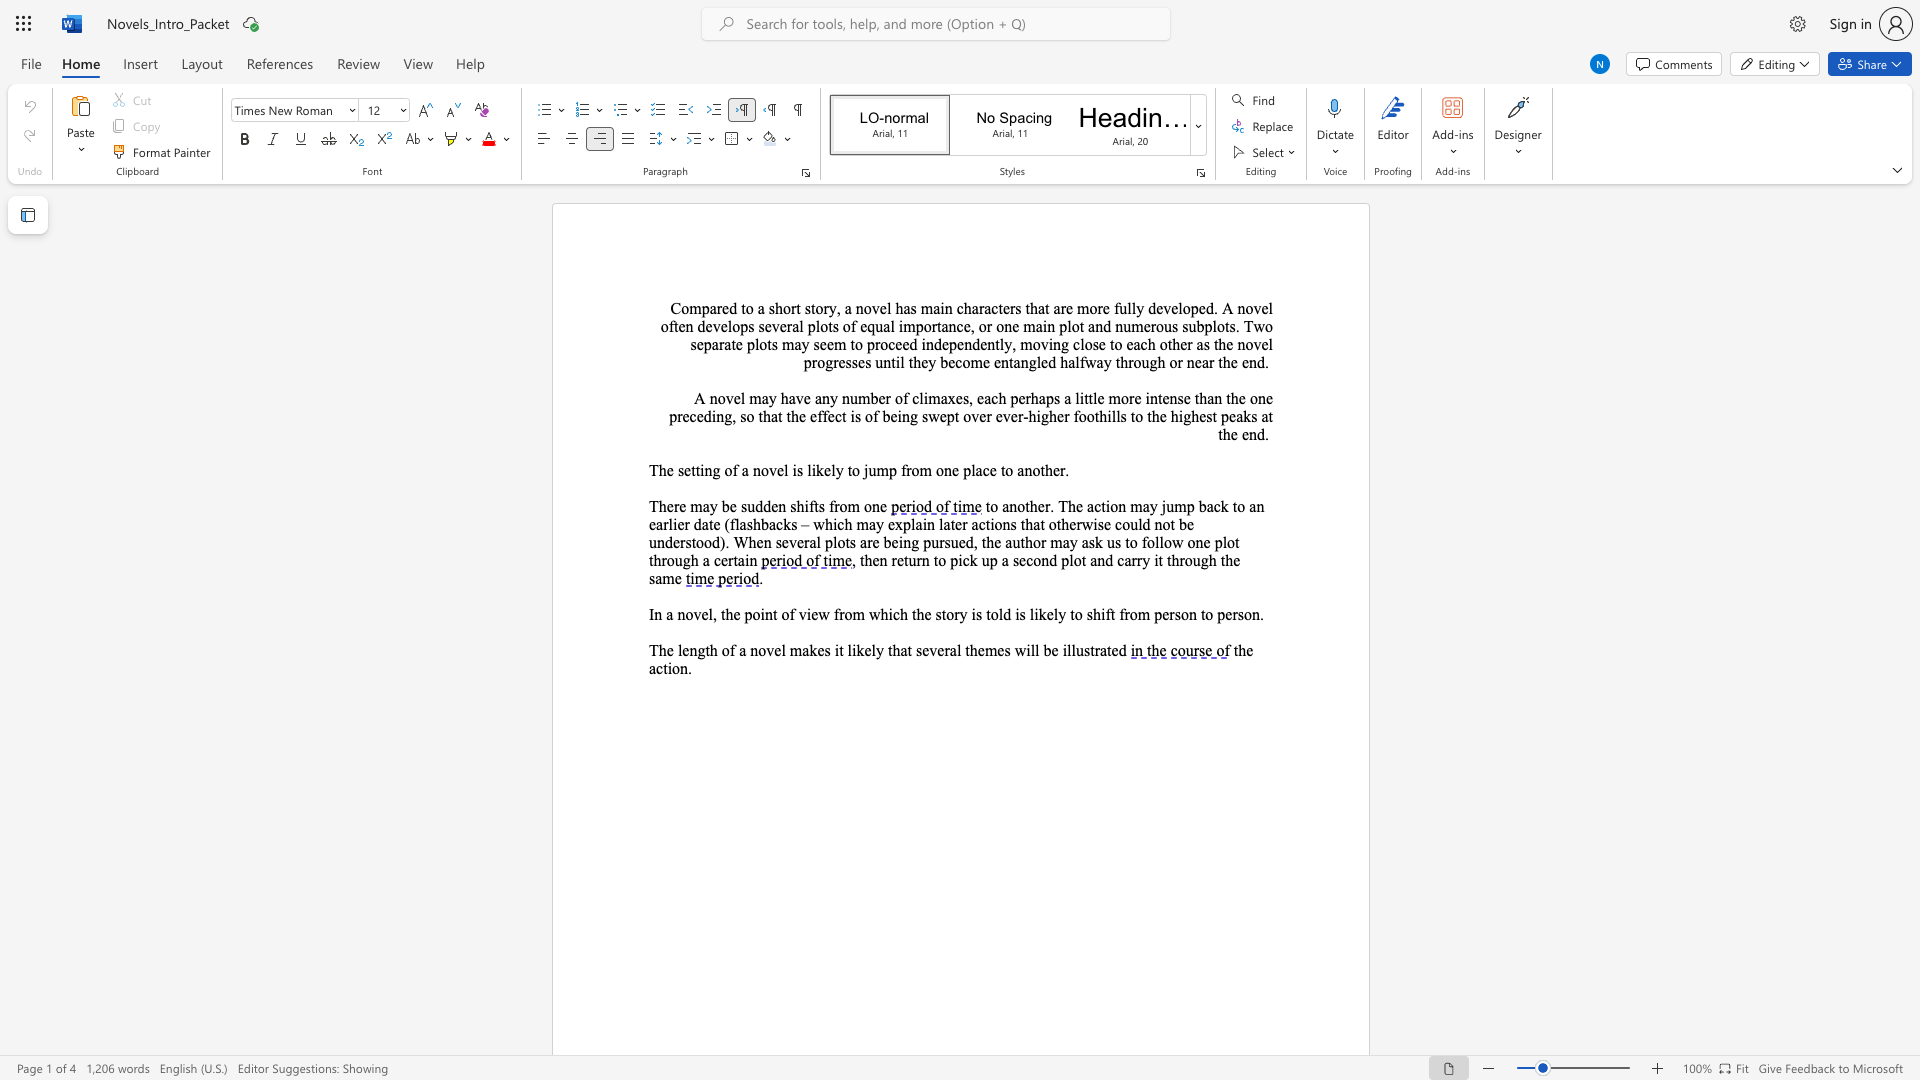 The image size is (1920, 1080). I want to click on the subset text "ne m" within the text "Compared to a short story, a novel has main characters that are more fully developed. A novel often develops several plots of equal importance, or one main plot and", so click(1004, 325).